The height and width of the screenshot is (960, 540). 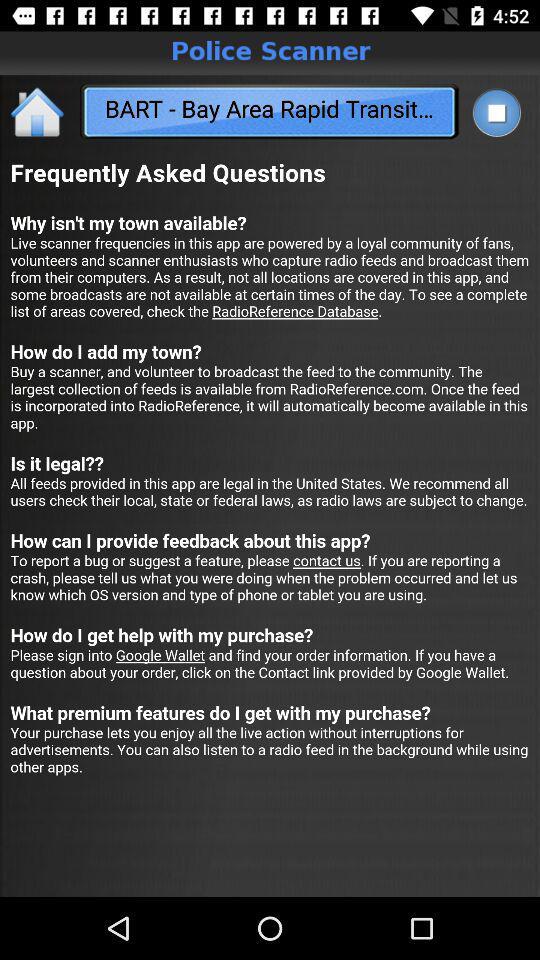 What do you see at coordinates (495, 112) in the screenshot?
I see `pause` at bounding box center [495, 112].